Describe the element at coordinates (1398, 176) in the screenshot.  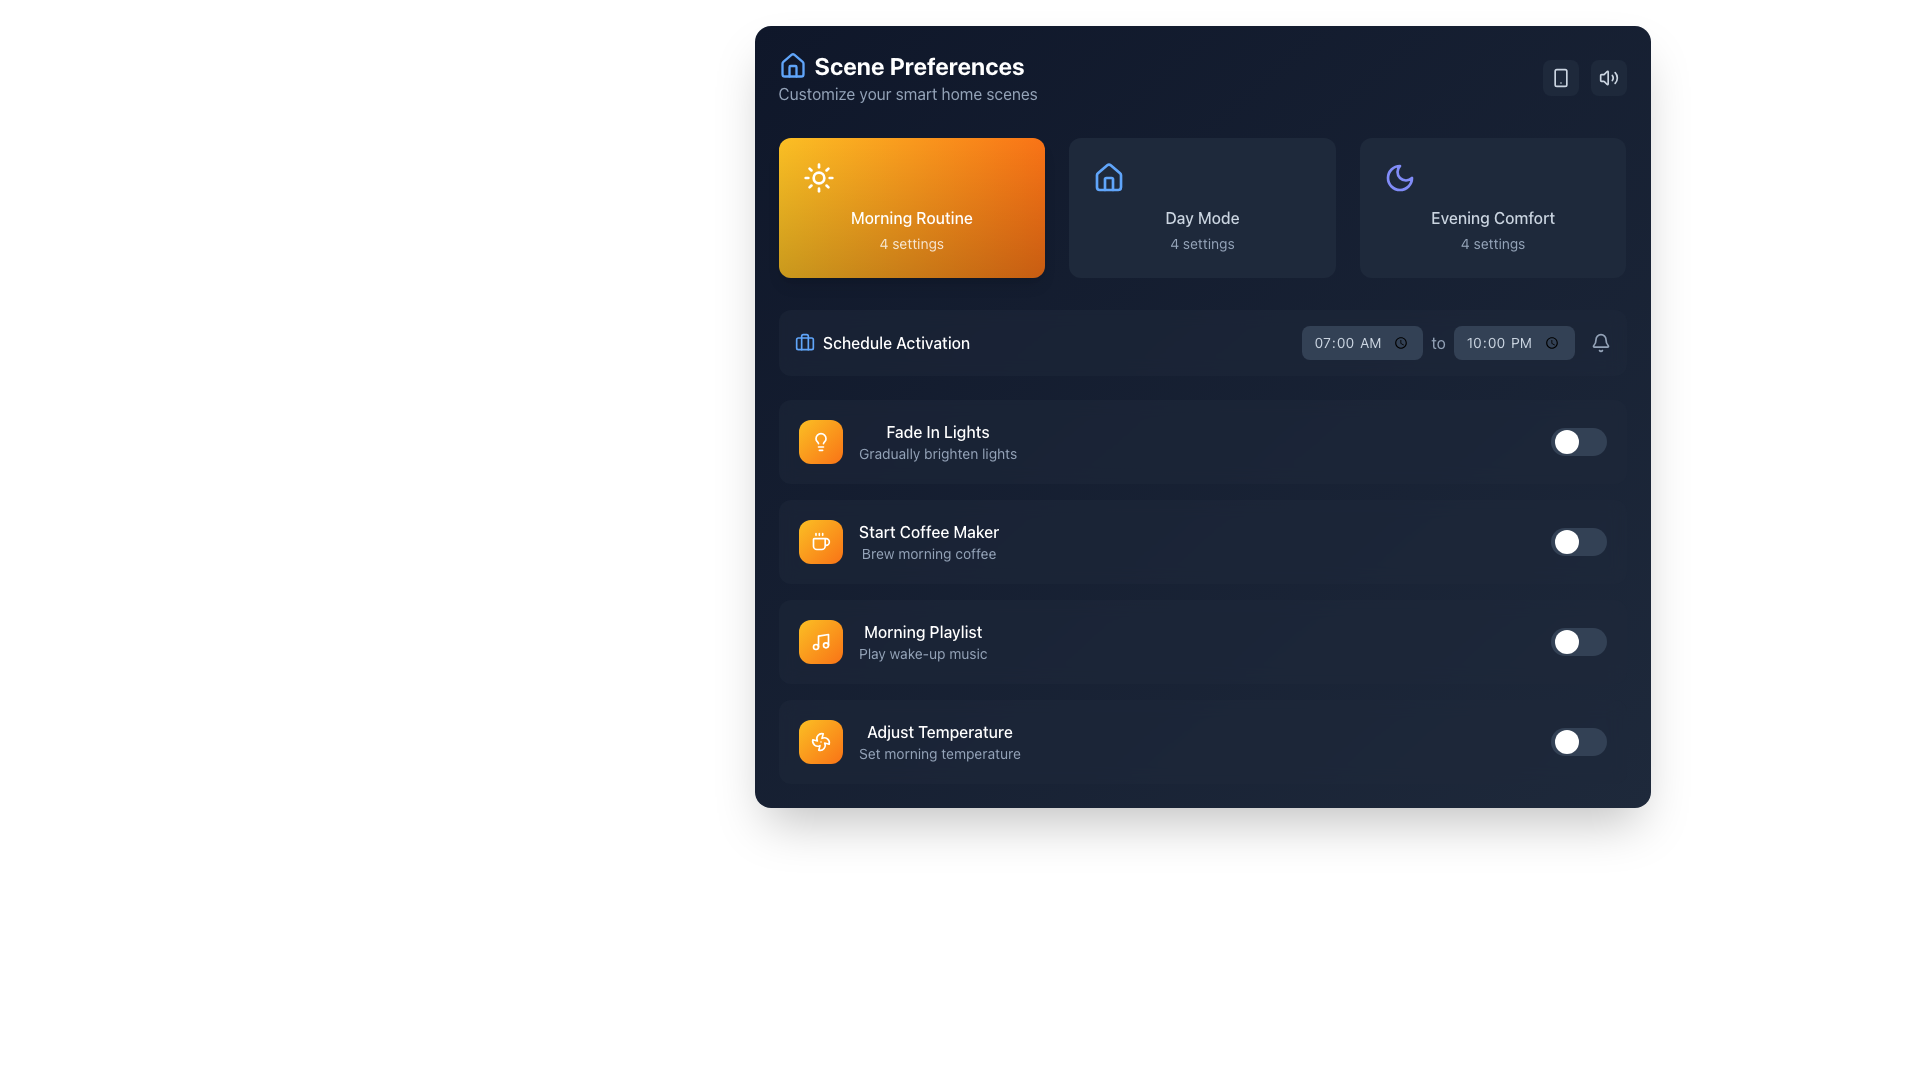
I see `the moon icon with a crescent shape and circular pattern, which is part of the 'Evening Comfort' card, located third from the left in the upper portion of the interface` at that location.